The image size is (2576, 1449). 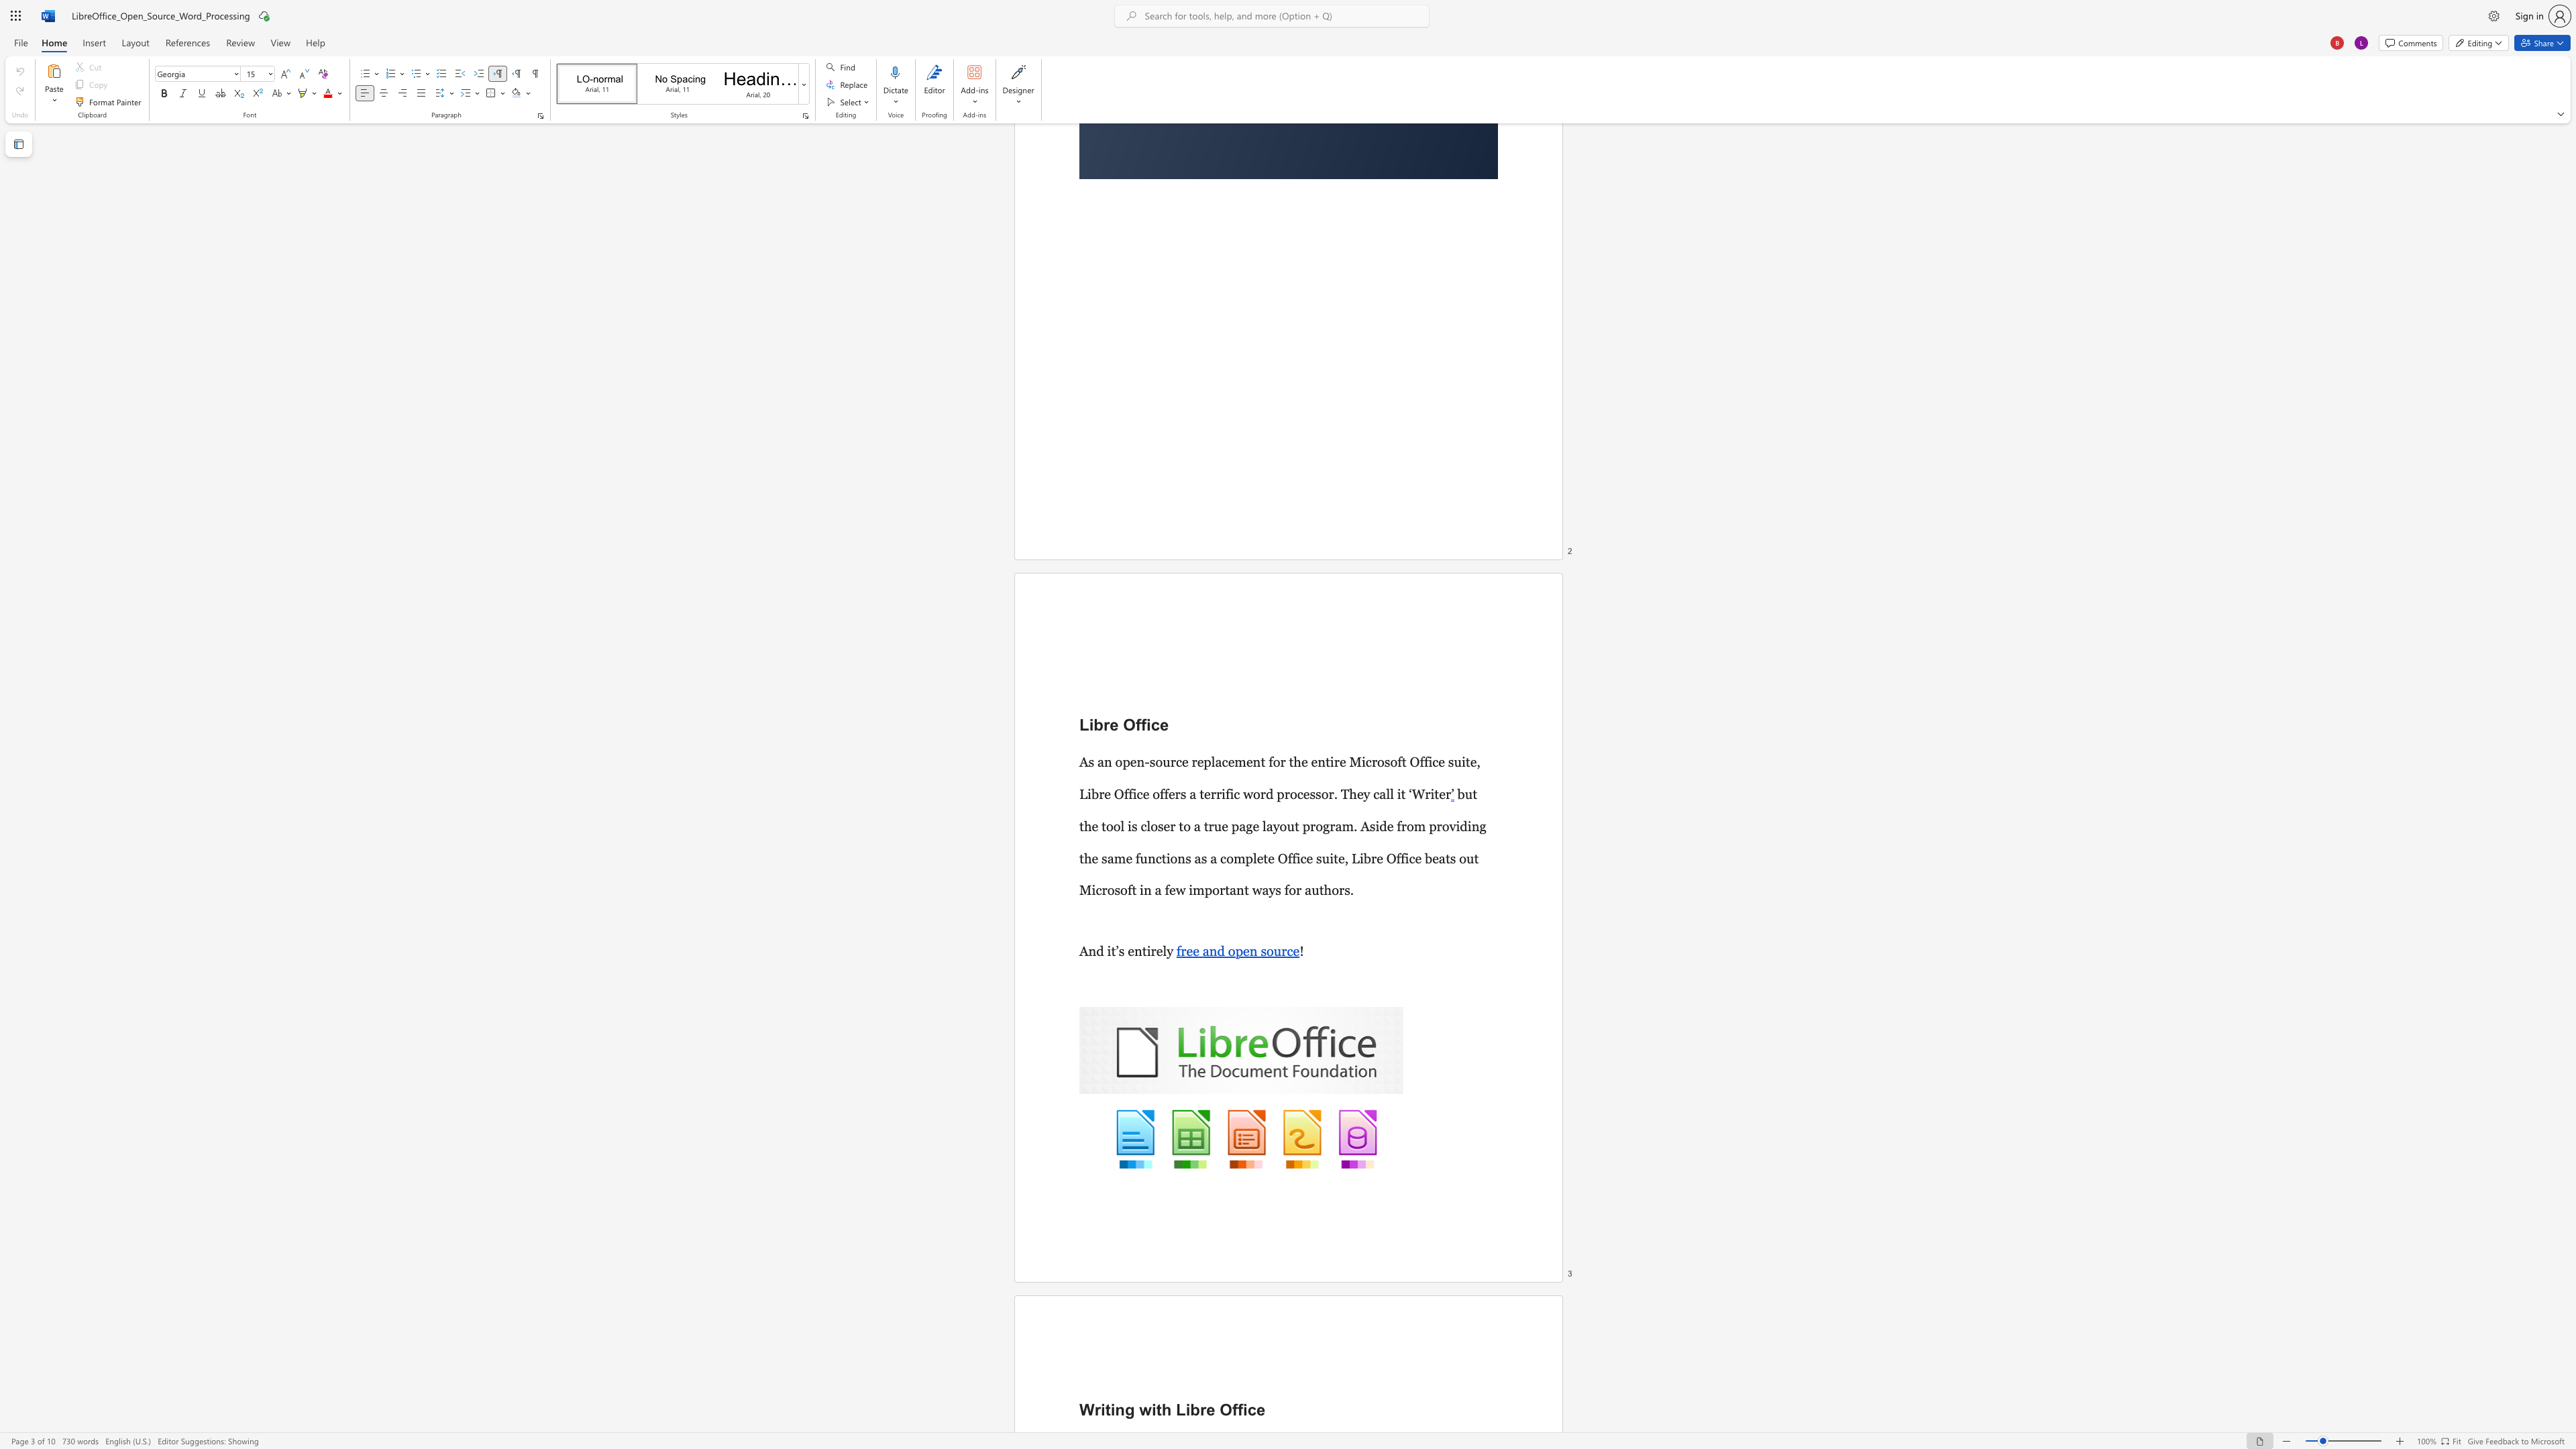 I want to click on the space between the continuous character "c" and "e" in the text, so click(x=1292, y=951).